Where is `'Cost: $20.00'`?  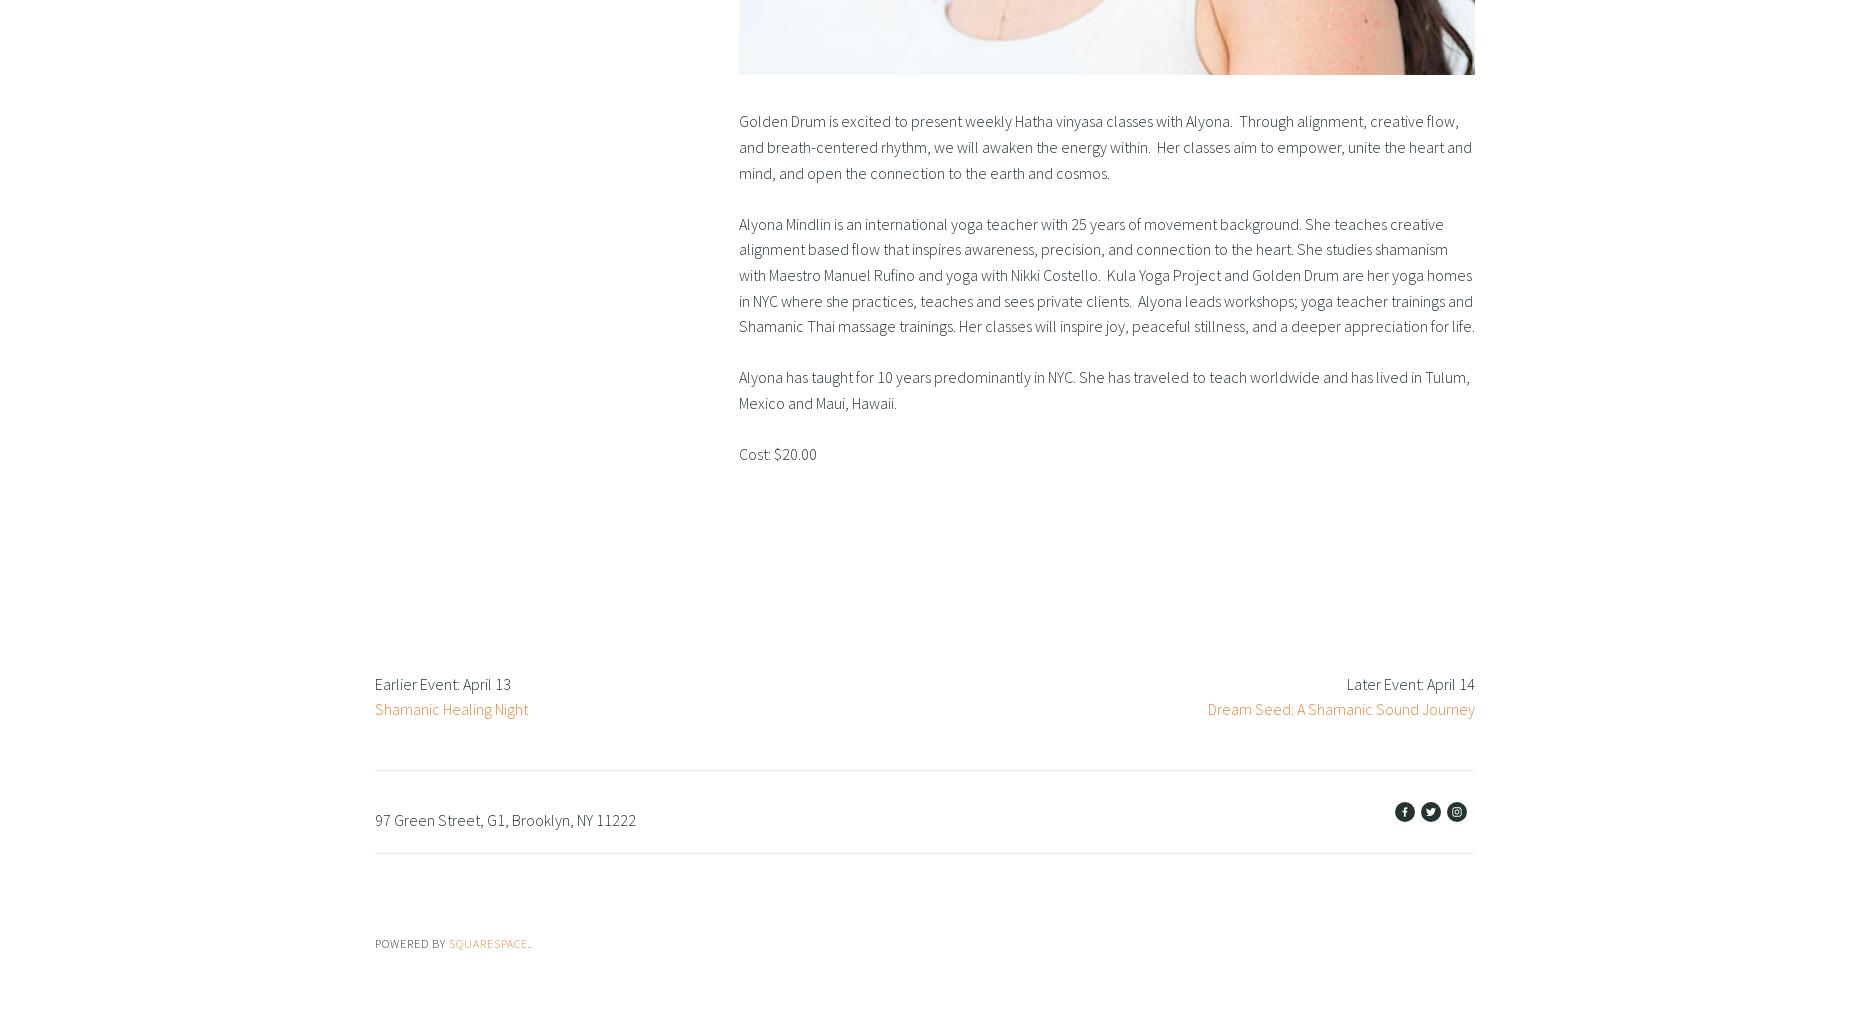 'Cost: $20.00' is located at coordinates (739, 454).